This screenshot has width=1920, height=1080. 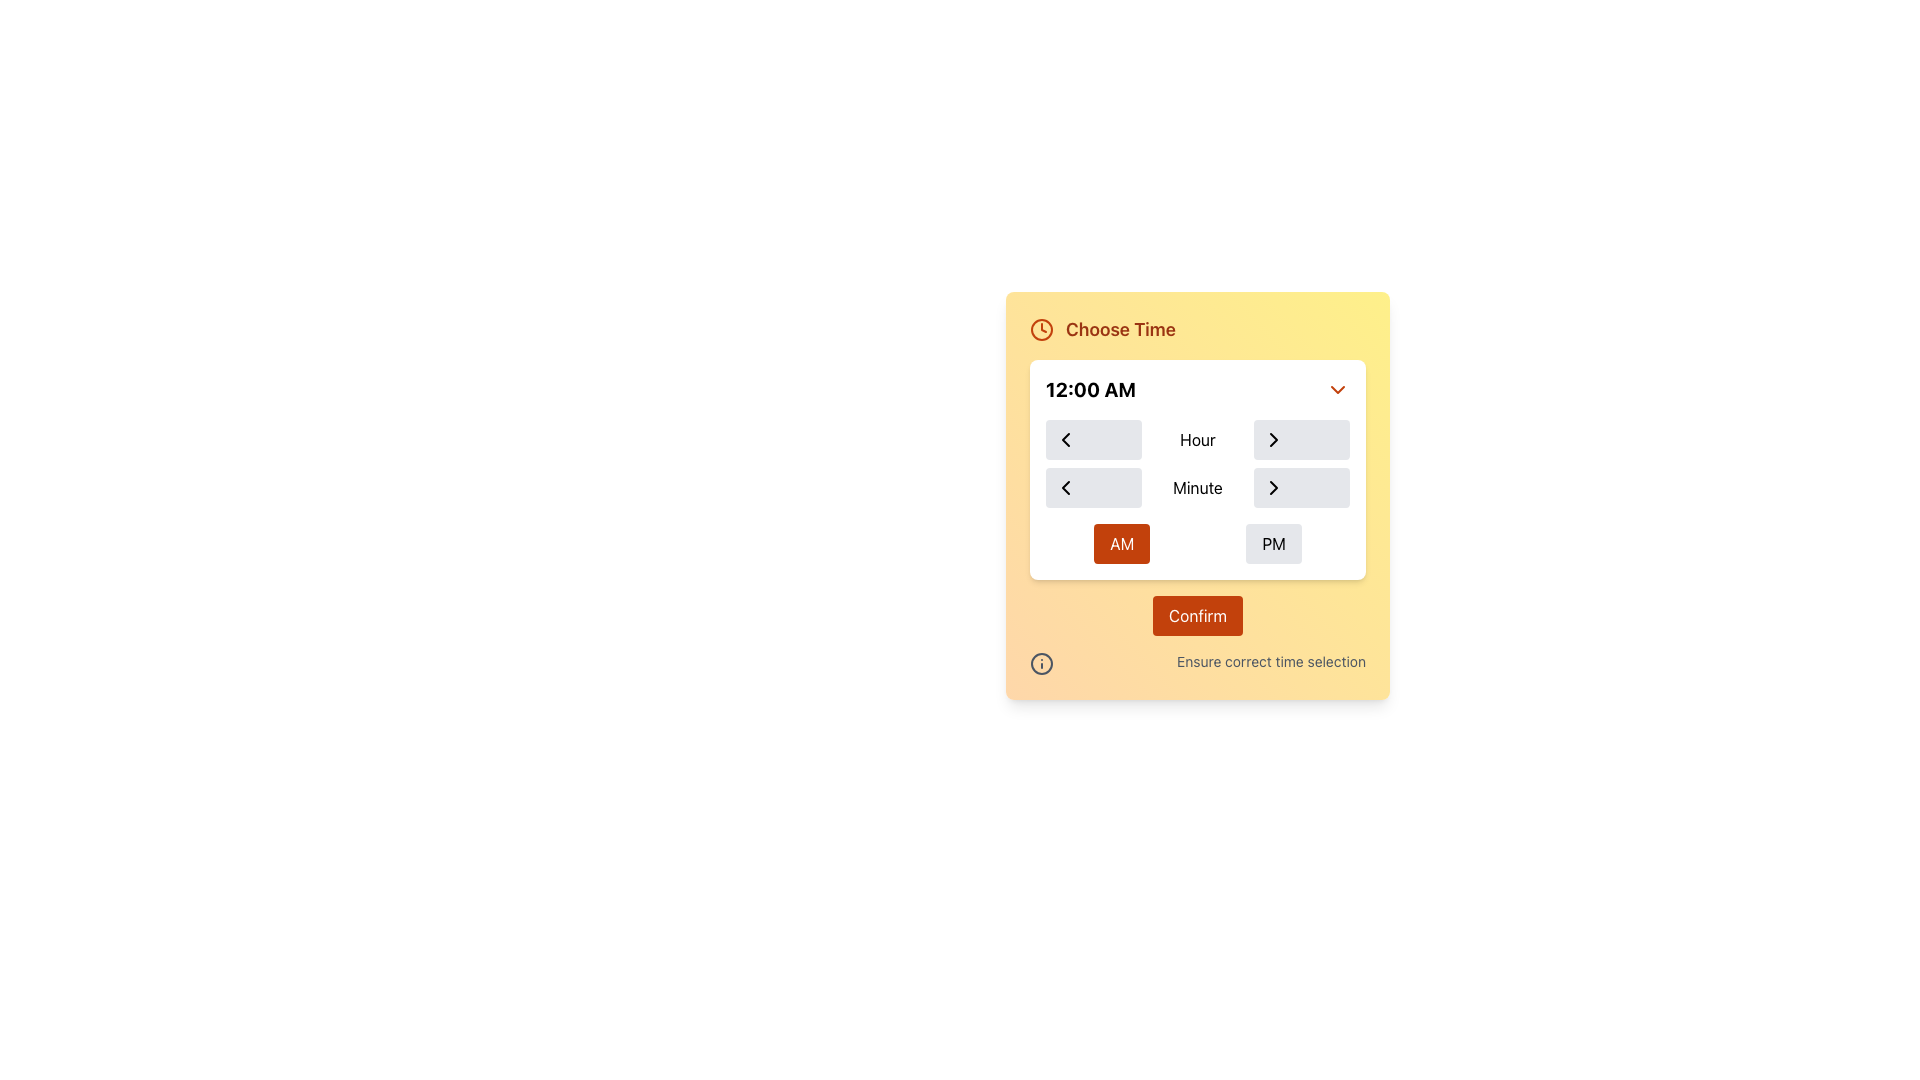 What do you see at coordinates (1273, 543) in the screenshot?
I see `the 'PM' button in the time setting interface` at bounding box center [1273, 543].